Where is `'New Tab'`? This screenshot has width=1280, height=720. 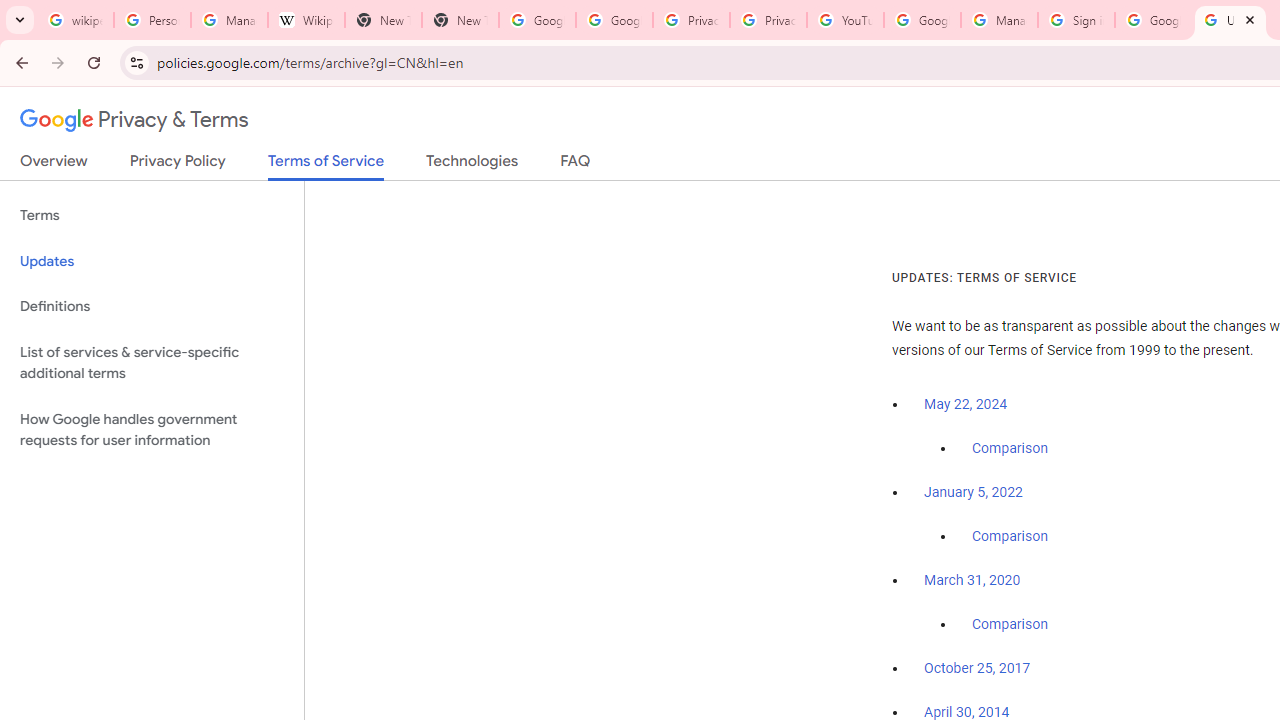
'New Tab' is located at coordinates (459, 20).